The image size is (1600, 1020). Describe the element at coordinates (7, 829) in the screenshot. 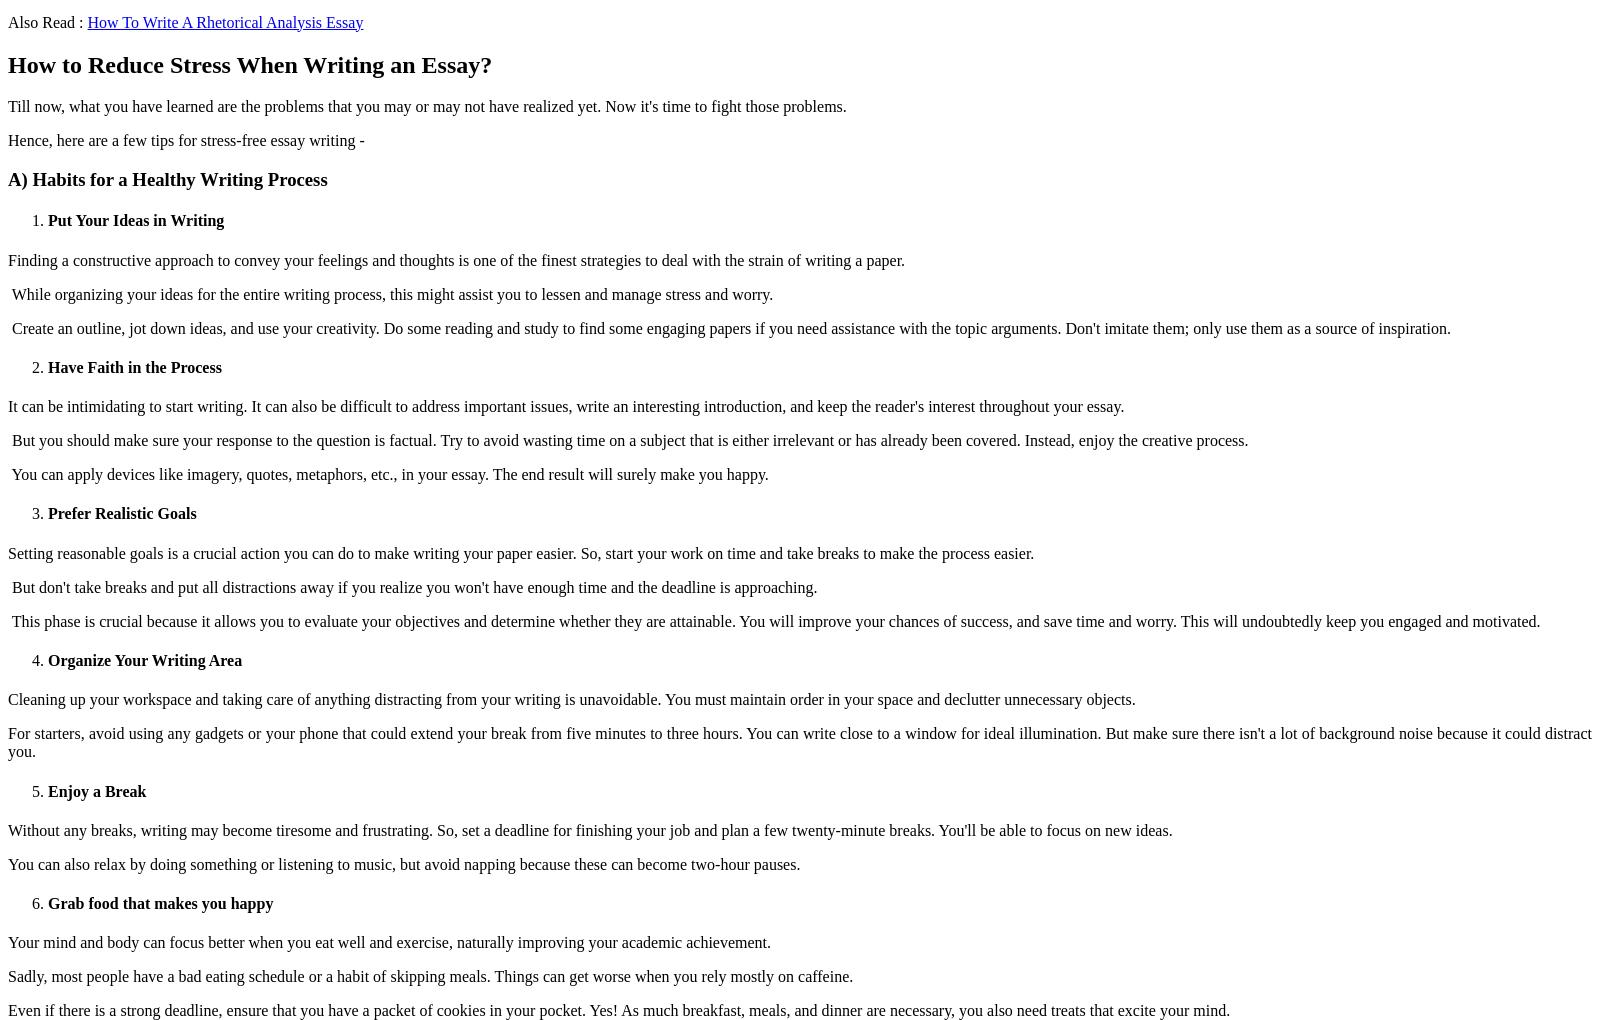

I see `'Without any breaks, writing may become tiresome and frustrating. So, set a deadline for finishing your job and plan a few twenty-minute breaks. You'll be able to focus on new ideas.'` at that location.